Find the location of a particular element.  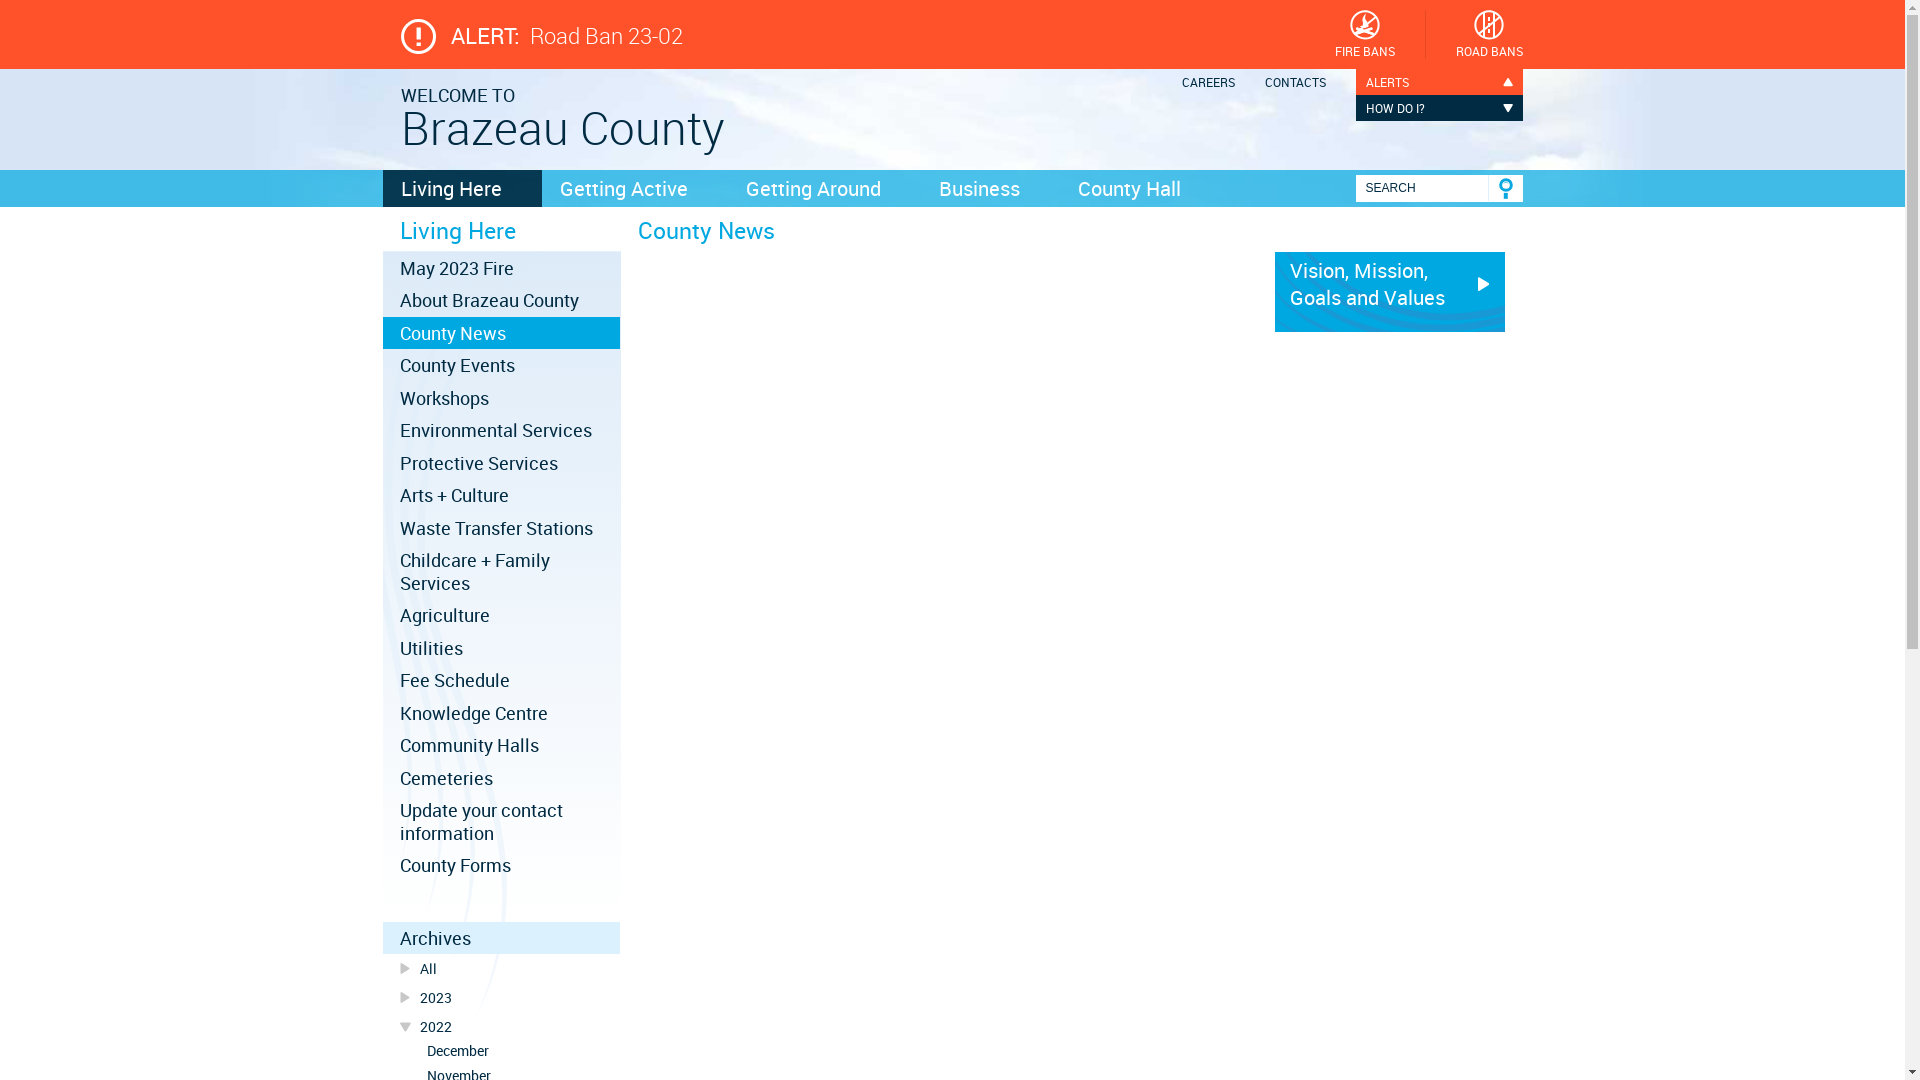

'Agriculture' is located at coordinates (500, 613).